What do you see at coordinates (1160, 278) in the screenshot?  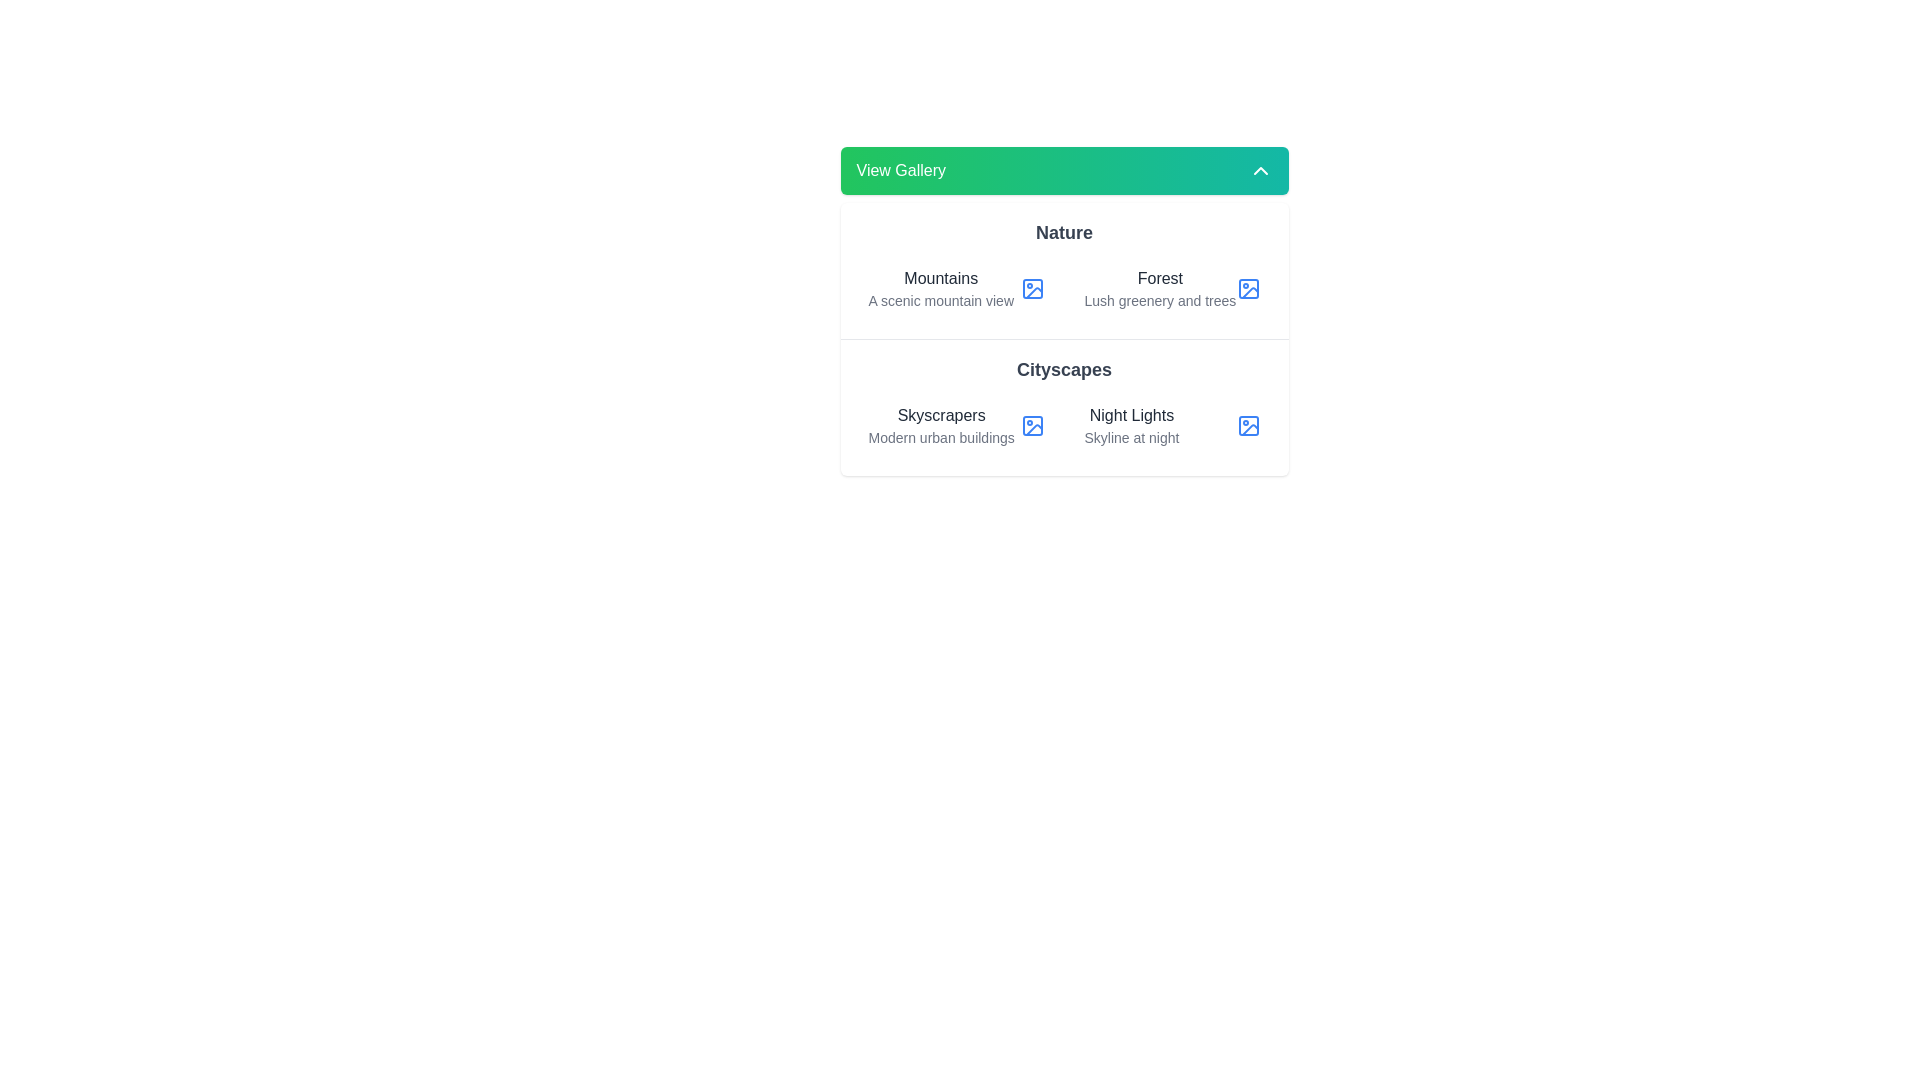 I see `the text label displaying 'Forest' in medium gray font, positioned in the Nature section above 'Lush greenery and trees'` at bounding box center [1160, 278].